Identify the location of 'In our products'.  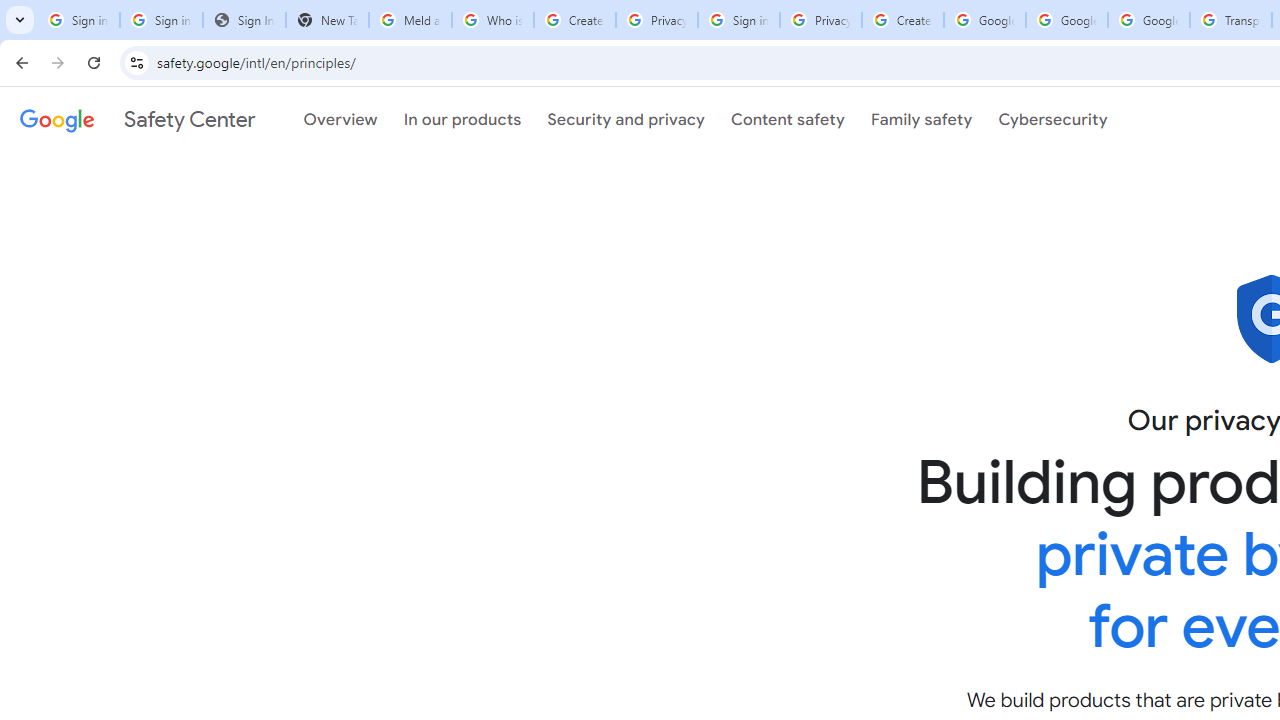
(461, 119).